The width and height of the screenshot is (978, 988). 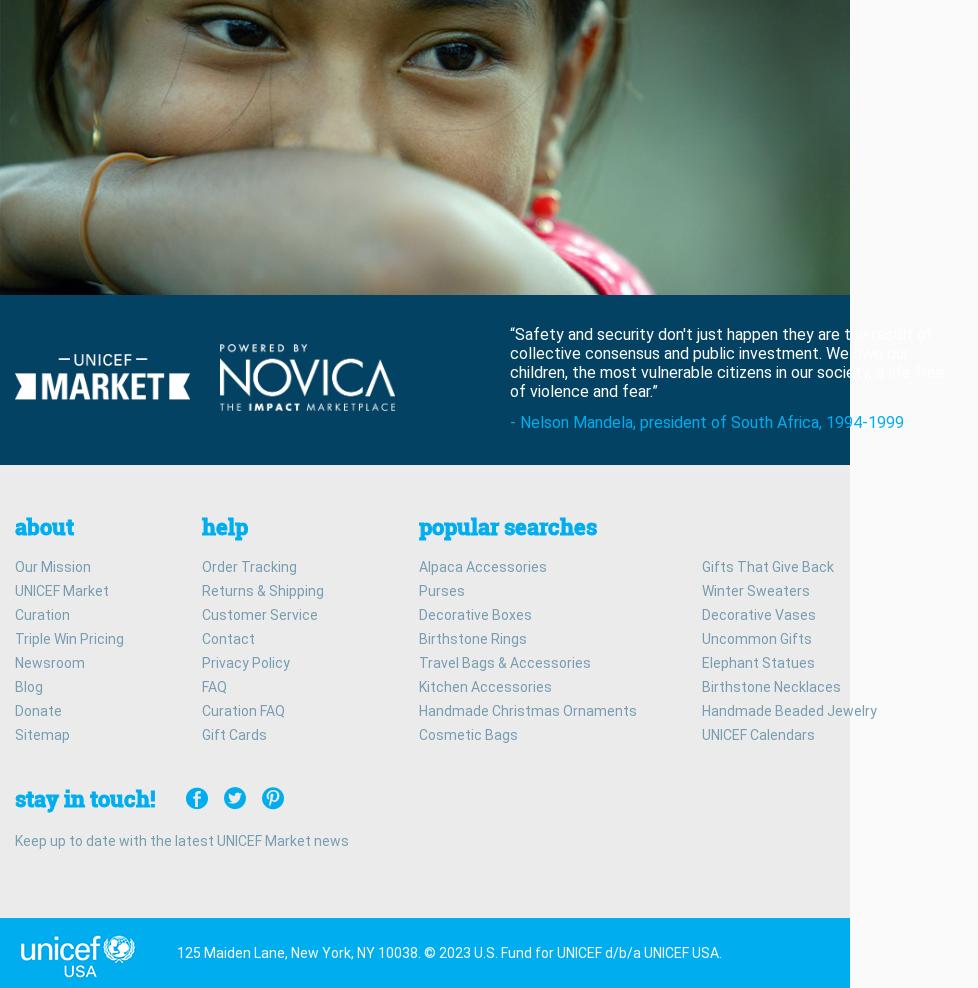 I want to click on 'Elephant Statues', so click(x=757, y=660).